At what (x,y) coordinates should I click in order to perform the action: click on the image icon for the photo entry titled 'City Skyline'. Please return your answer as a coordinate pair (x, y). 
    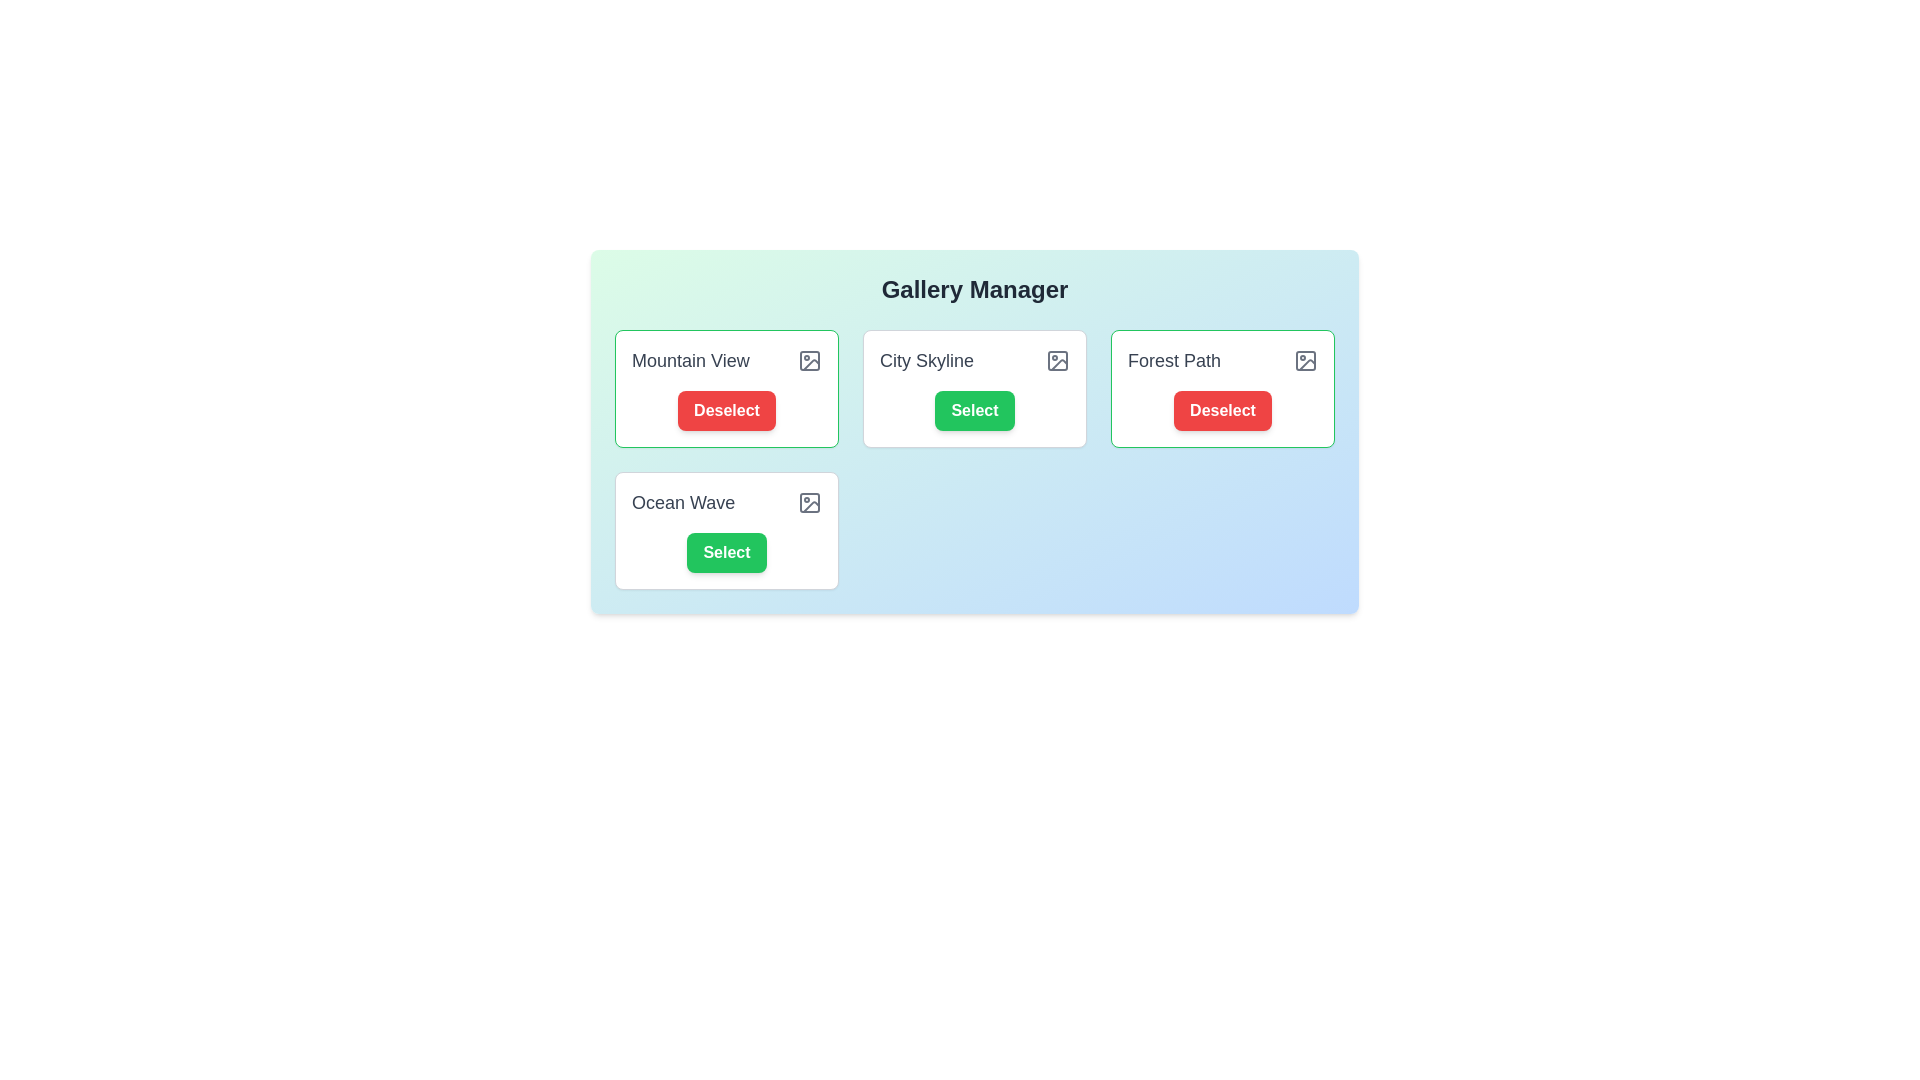
    Looking at the image, I should click on (1056, 361).